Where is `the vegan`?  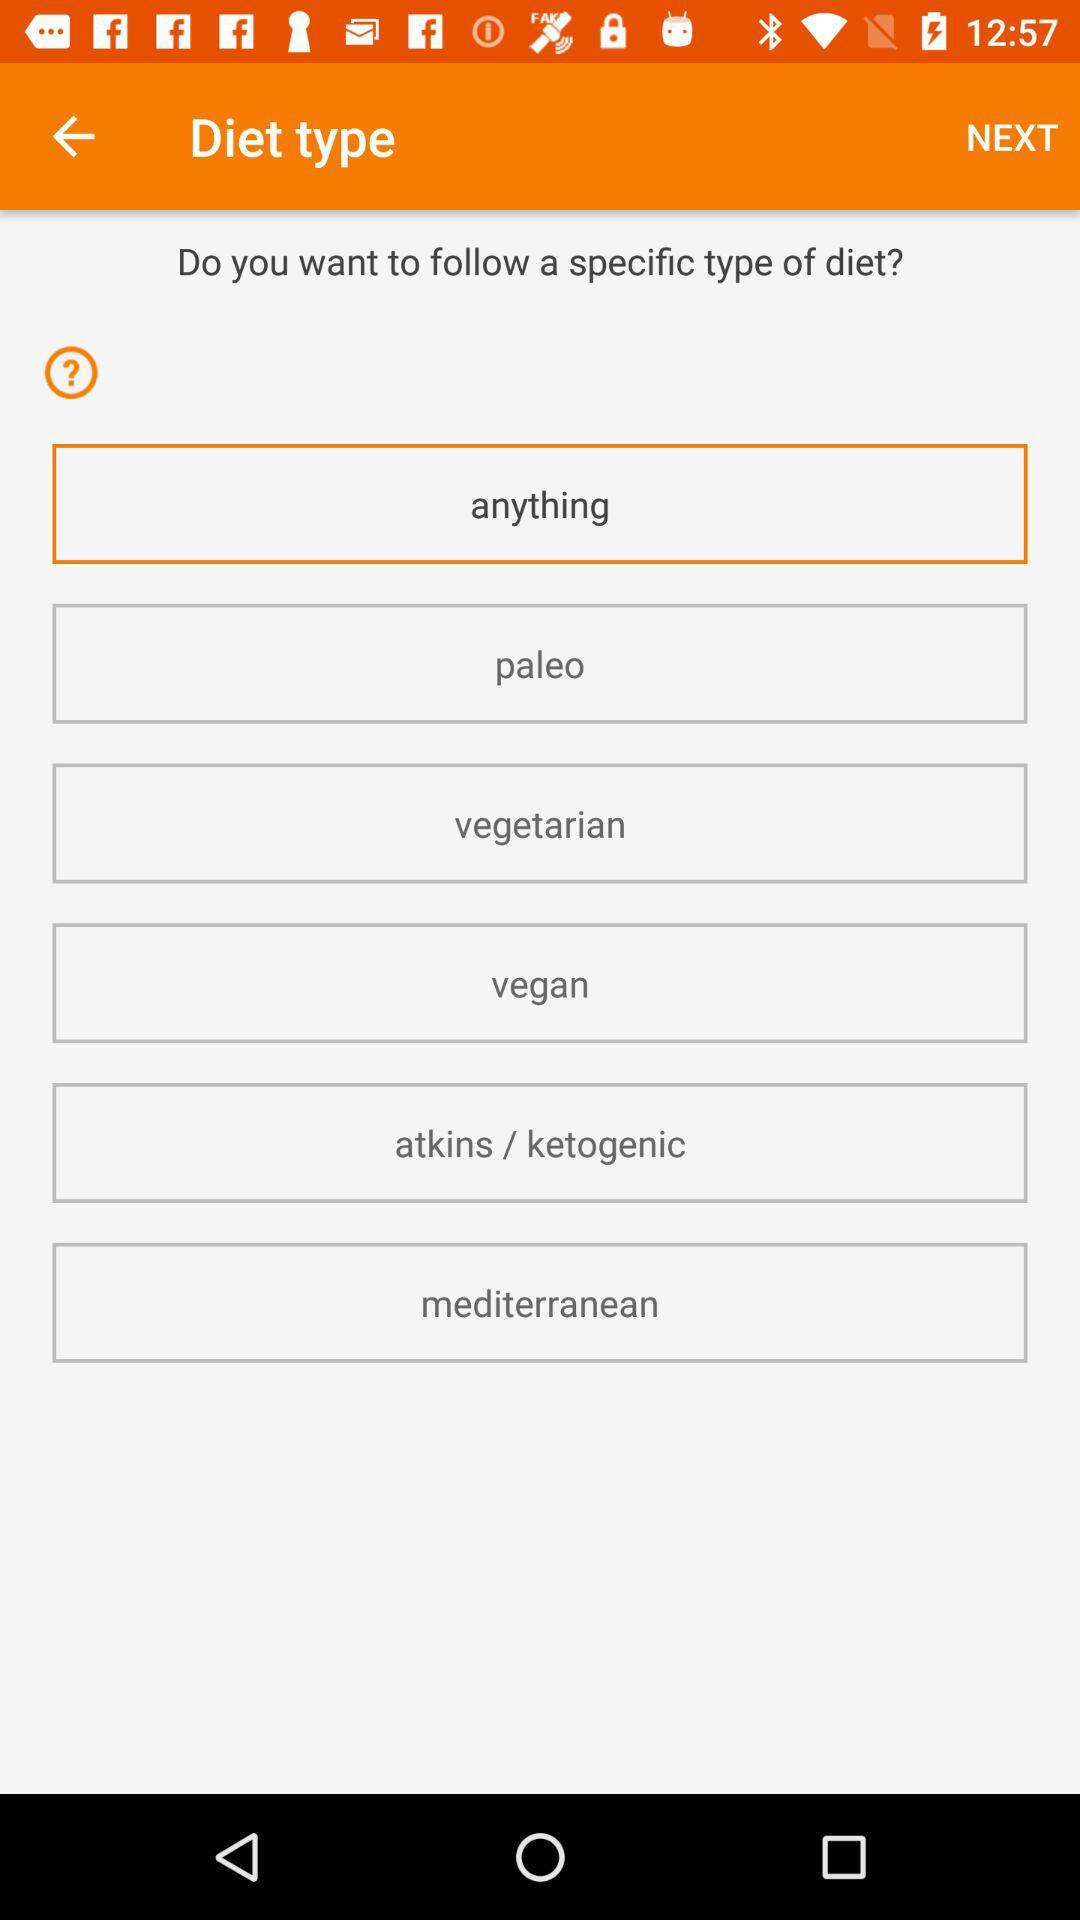 the vegan is located at coordinates (540, 983).